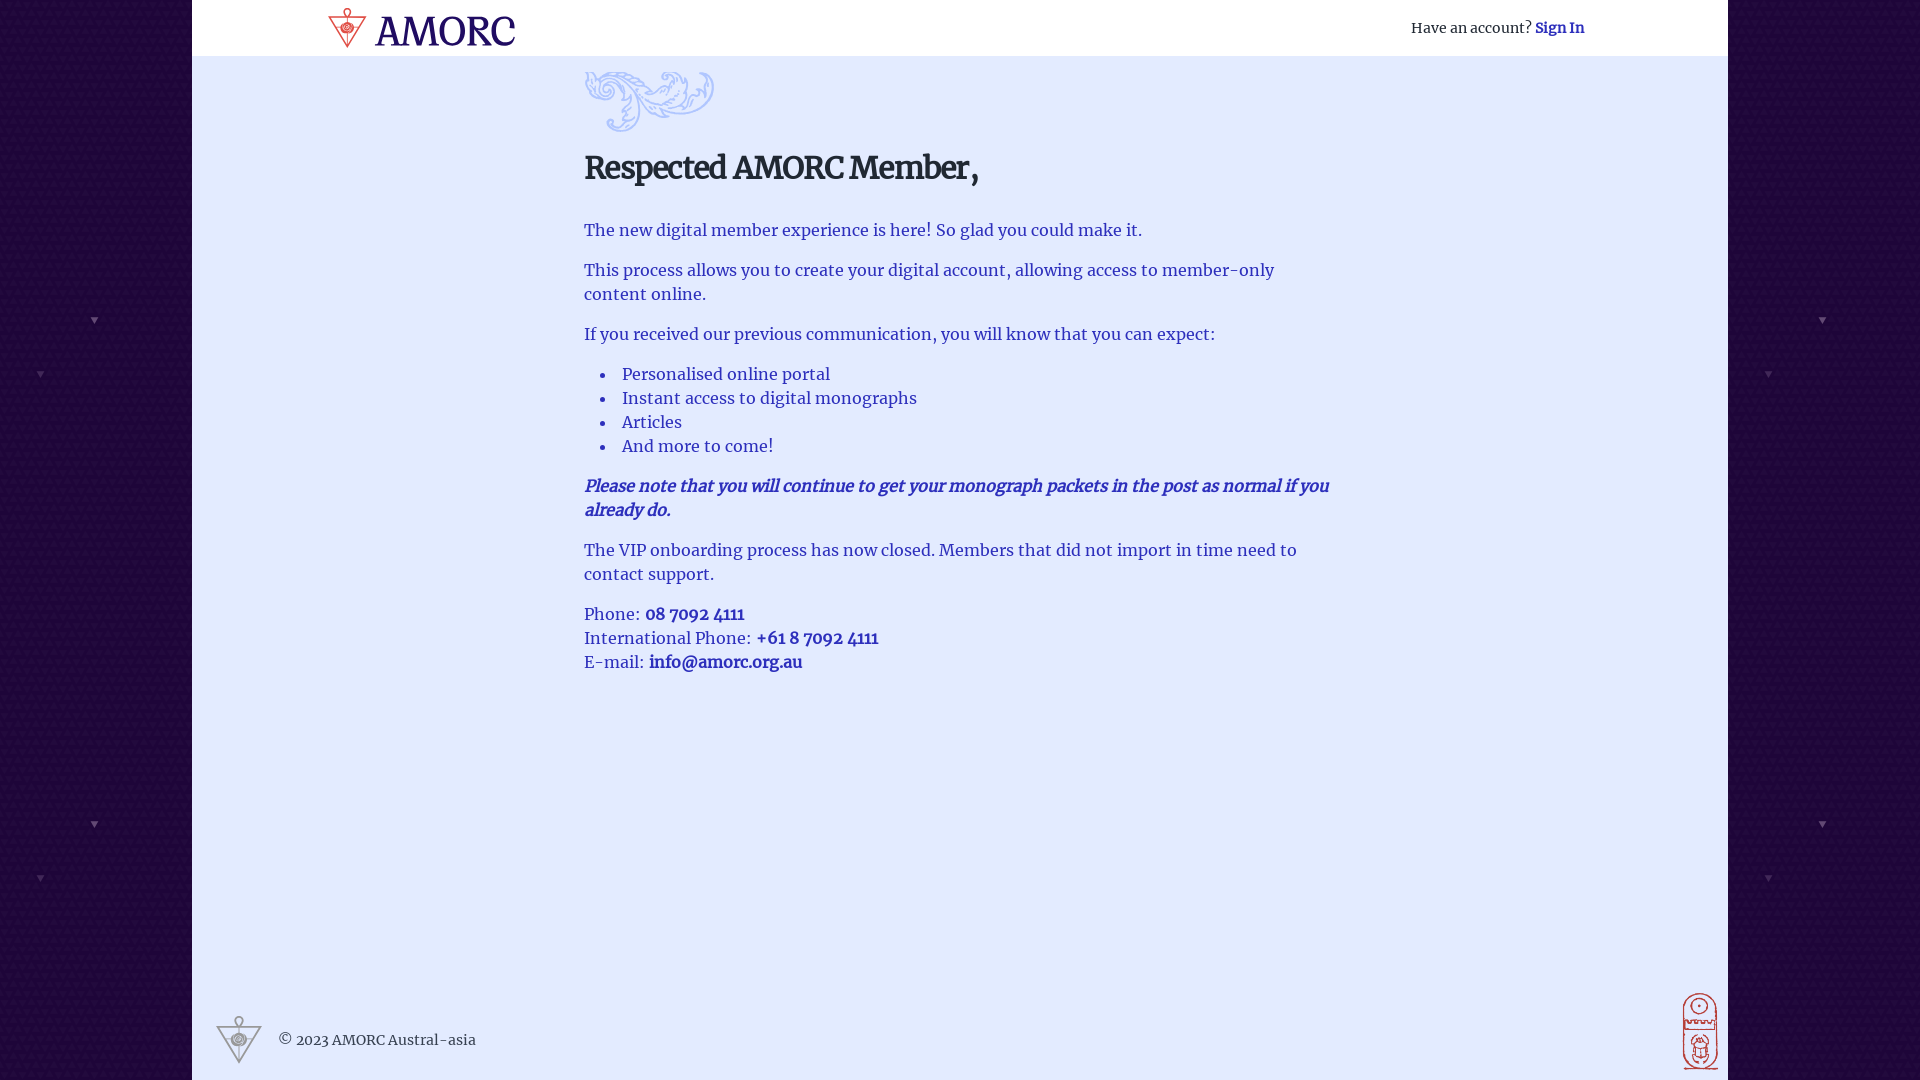 Image resolution: width=1920 pixels, height=1080 pixels. Describe the element at coordinates (1534, 27) in the screenshot. I see `'Sign In'` at that location.